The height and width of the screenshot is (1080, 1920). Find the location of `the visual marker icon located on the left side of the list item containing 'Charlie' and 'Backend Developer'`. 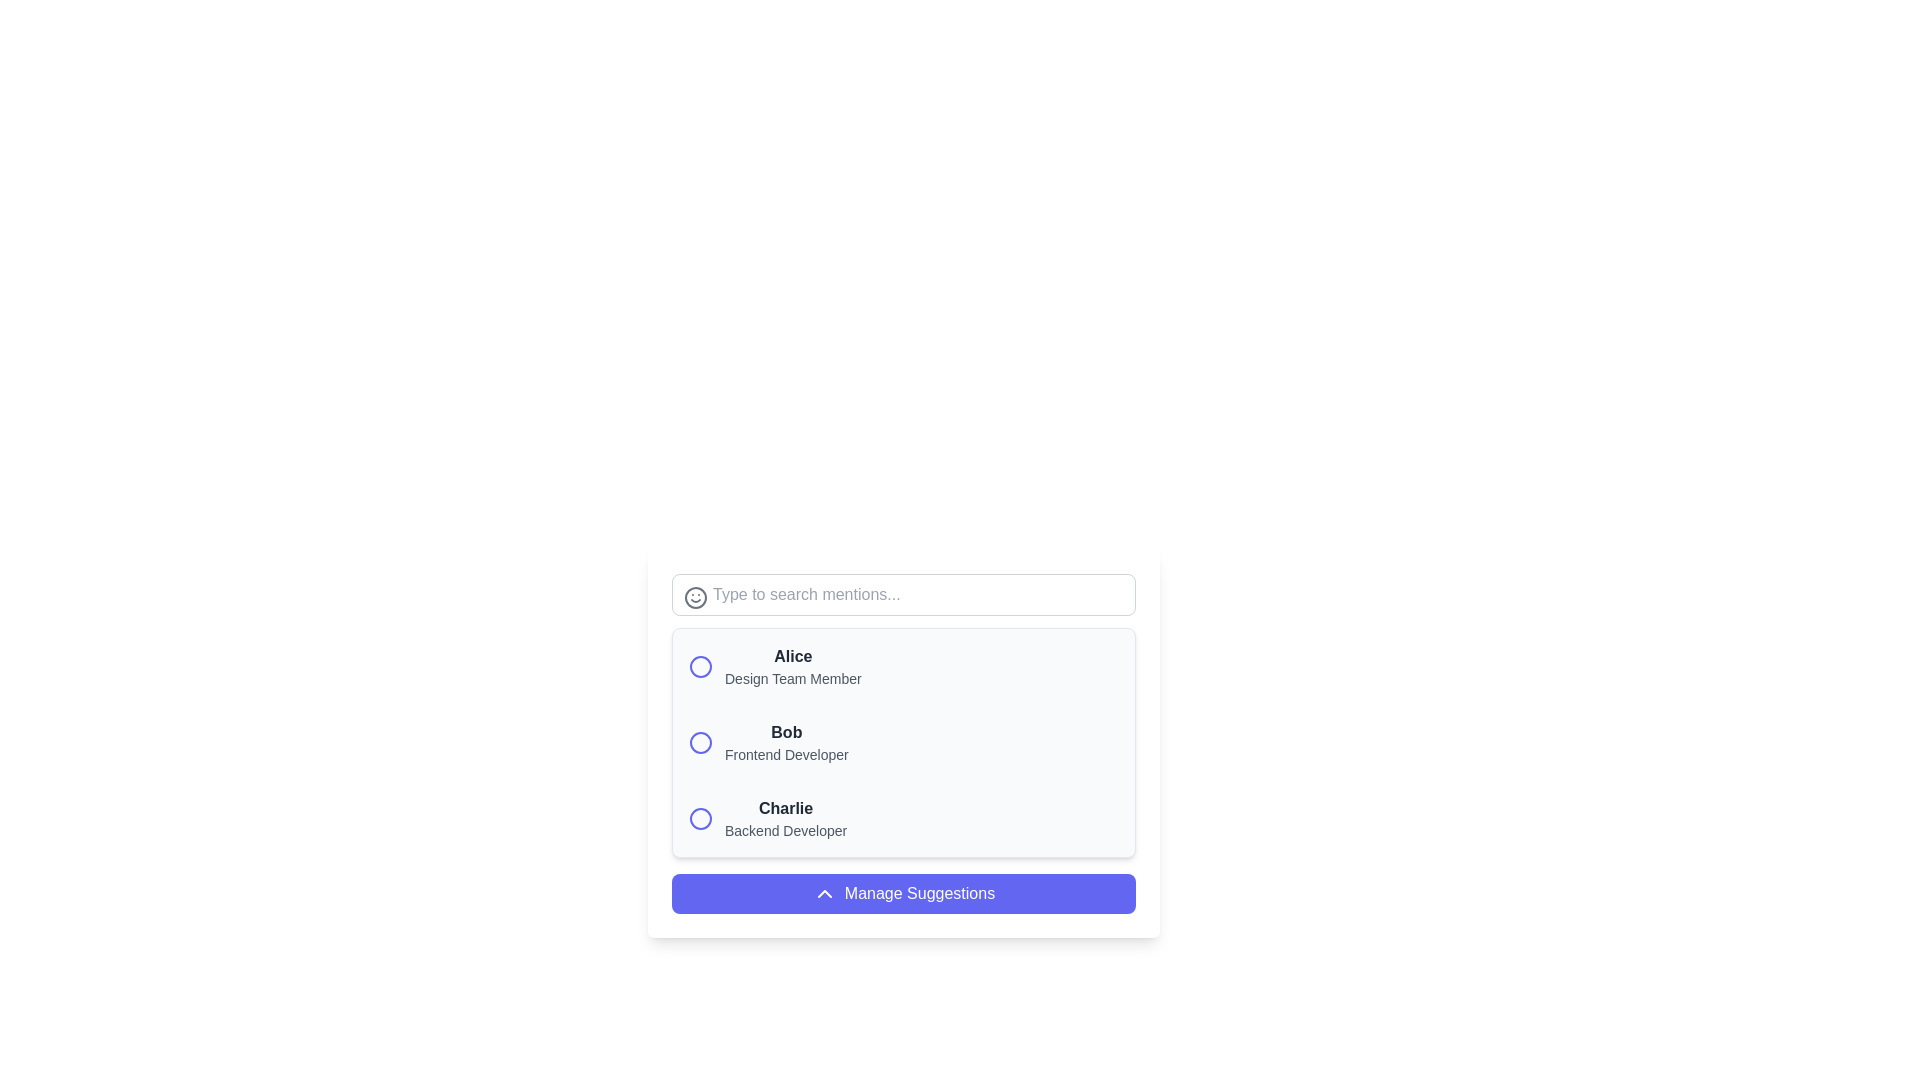

the visual marker icon located on the left side of the list item containing 'Charlie' and 'Backend Developer' is located at coordinates (700, 818).